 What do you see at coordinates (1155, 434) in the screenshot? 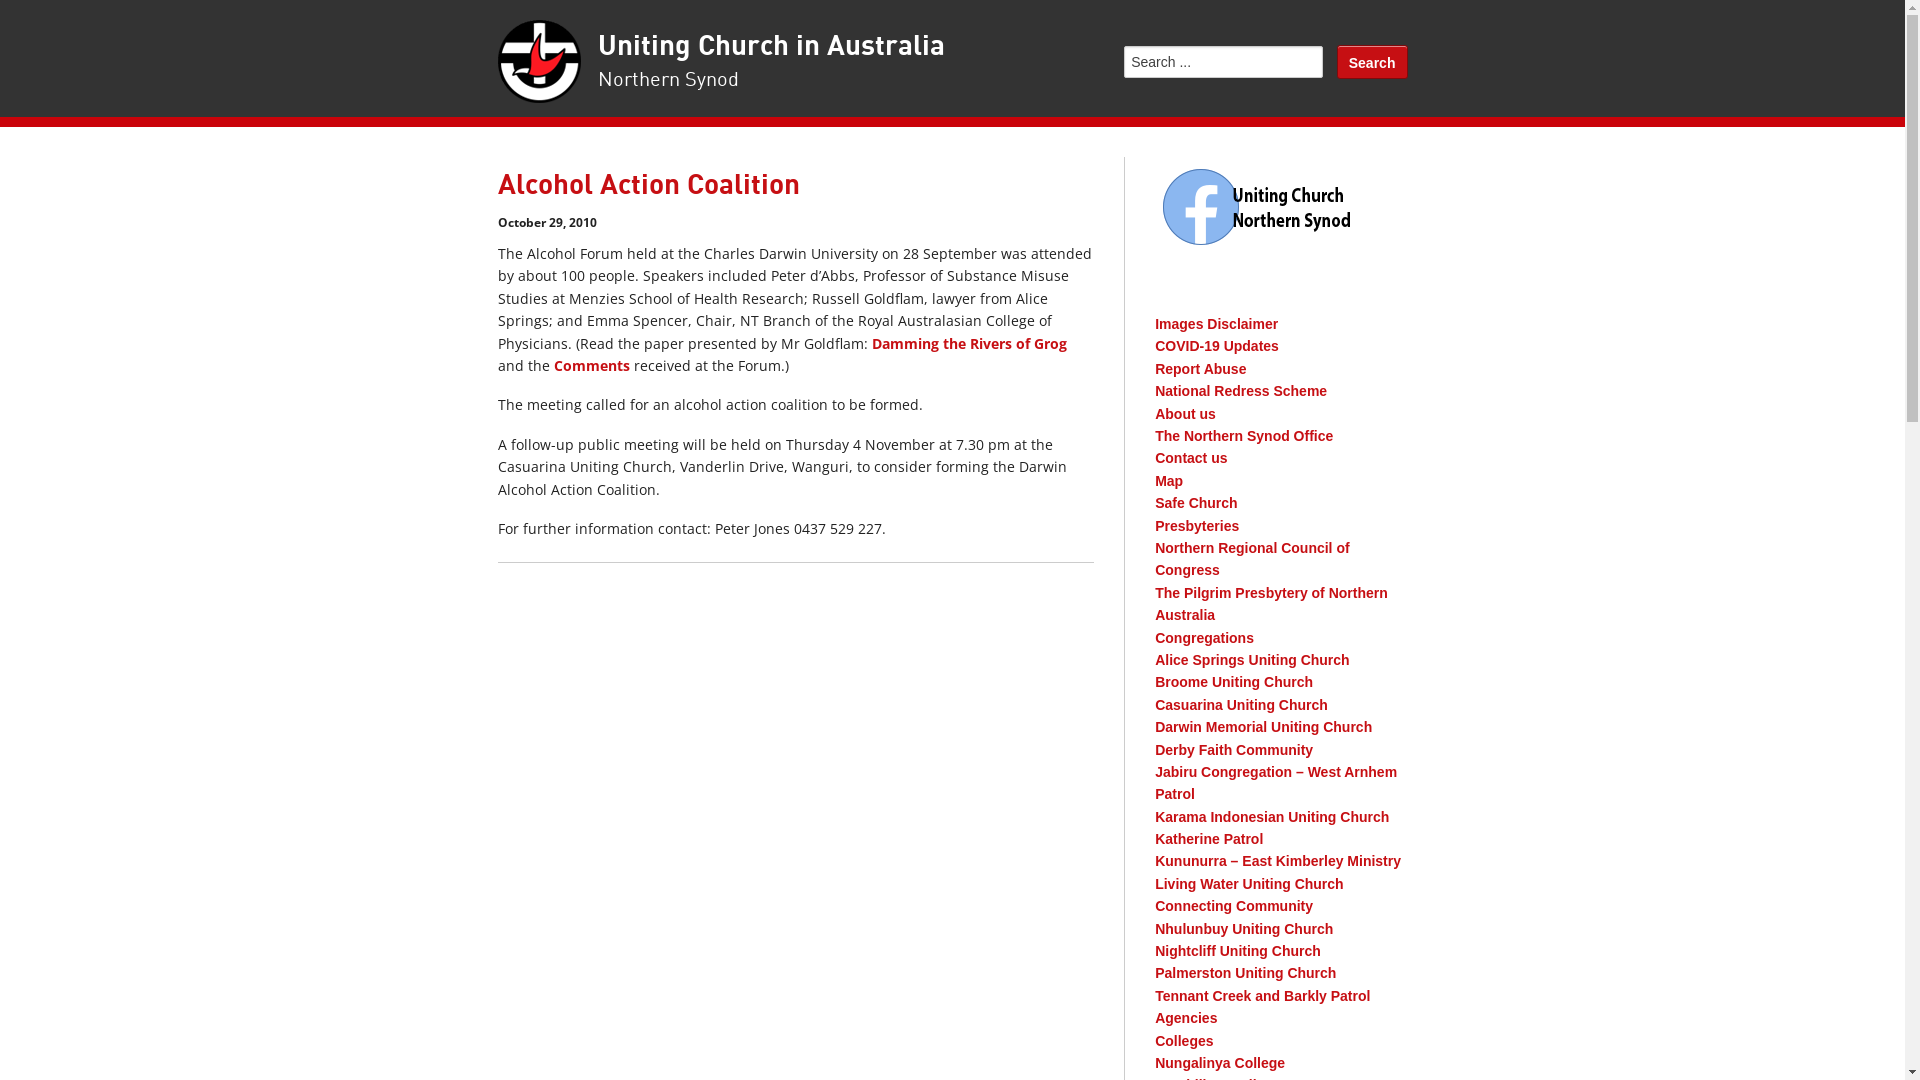
I see `'The Northern Synod Office'` at bounding box center [1155, 434].